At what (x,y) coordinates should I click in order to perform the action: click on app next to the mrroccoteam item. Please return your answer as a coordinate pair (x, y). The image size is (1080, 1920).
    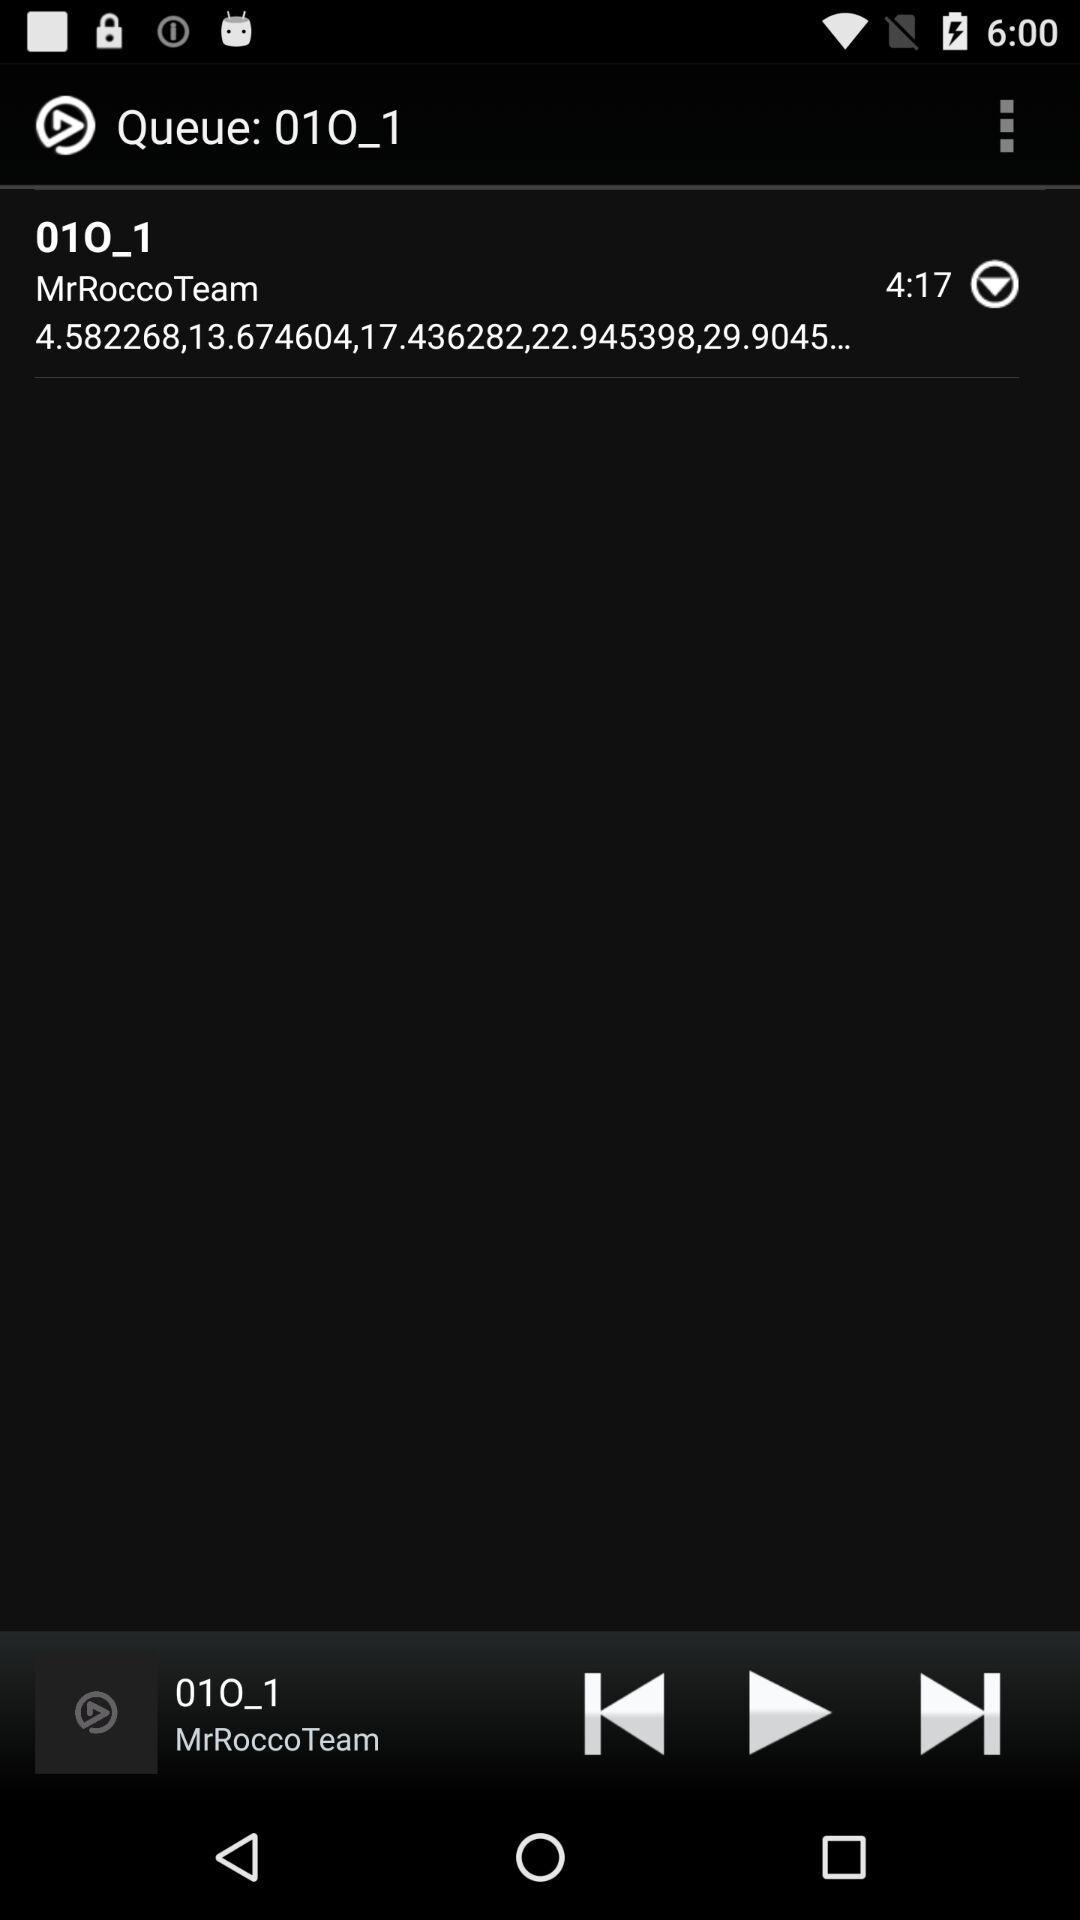
    Looking at the image, I should click on (623, 1711).